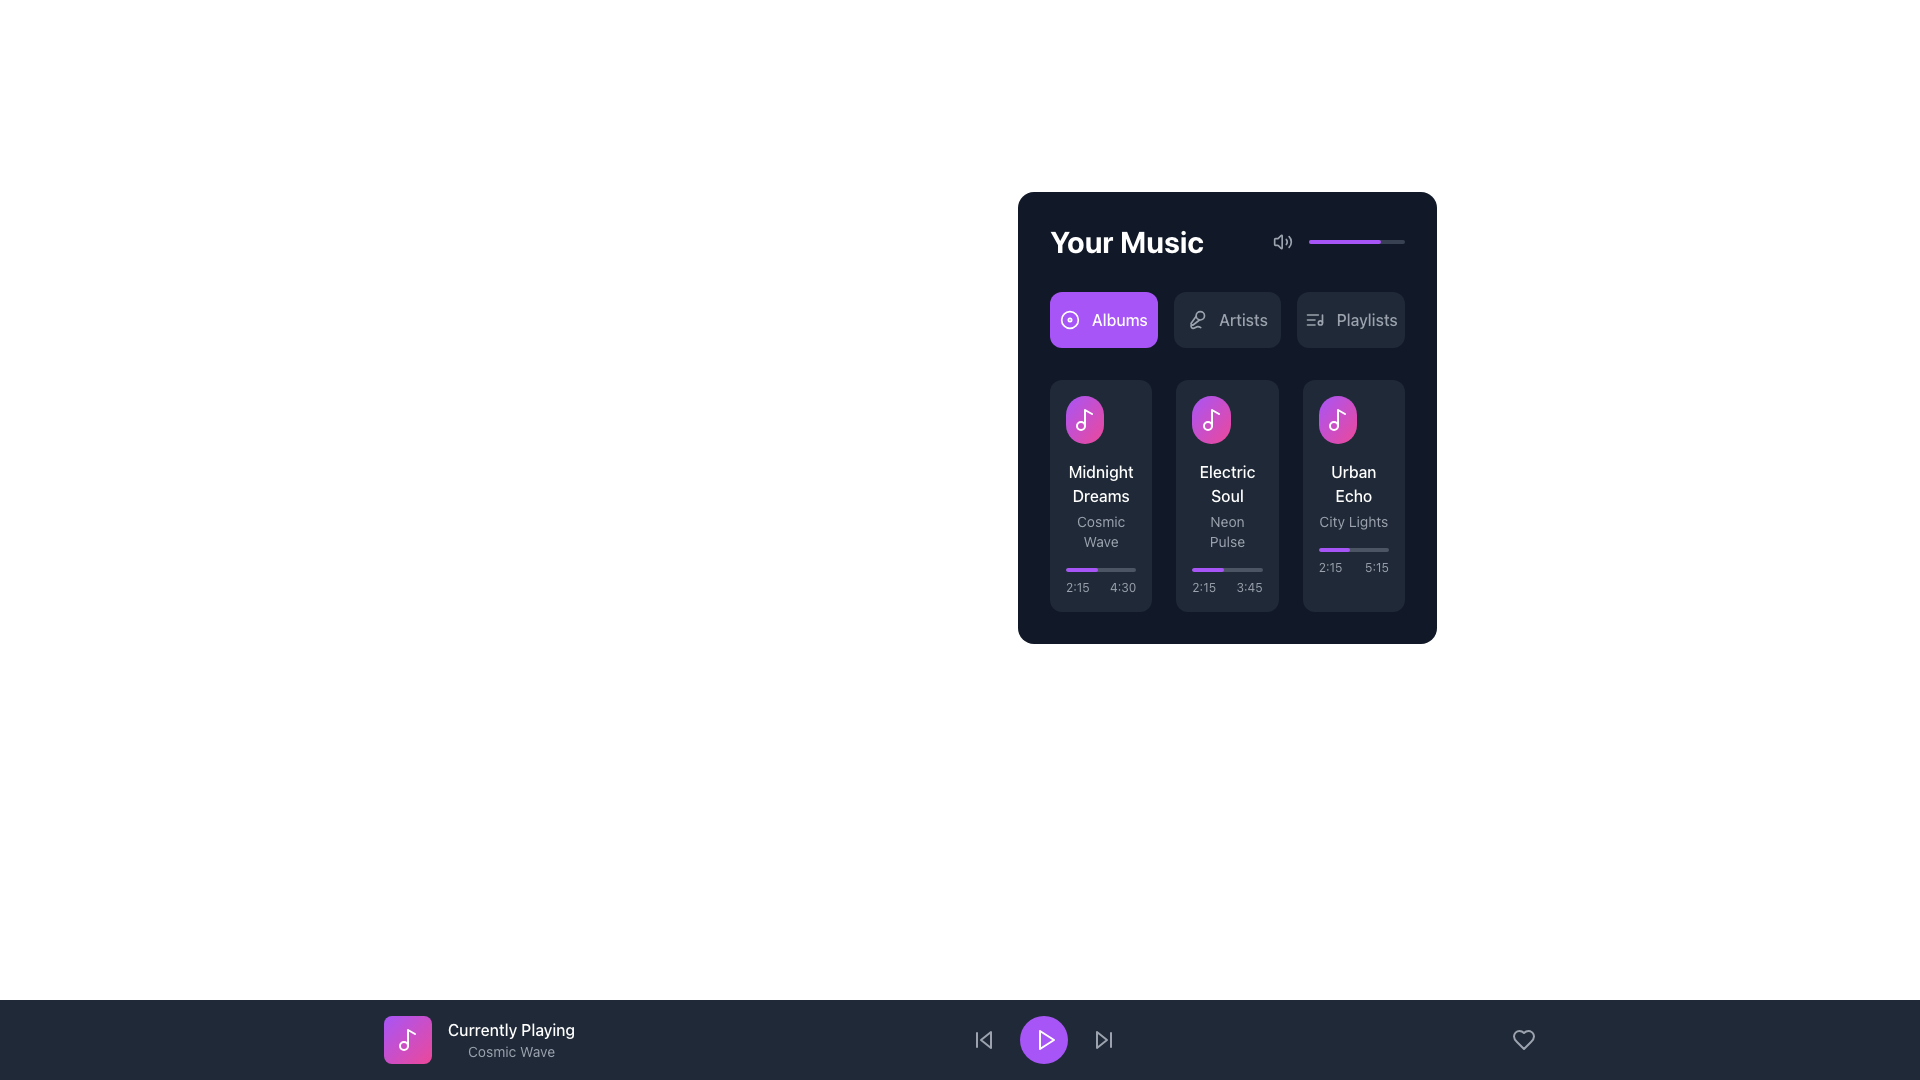  Describe the element at coordinates (1314, 319) in the screenshot. I see `the Icon element resembling a list with a musical note, located within the 'Playlists' button in the 'Your Music' section` at that location.